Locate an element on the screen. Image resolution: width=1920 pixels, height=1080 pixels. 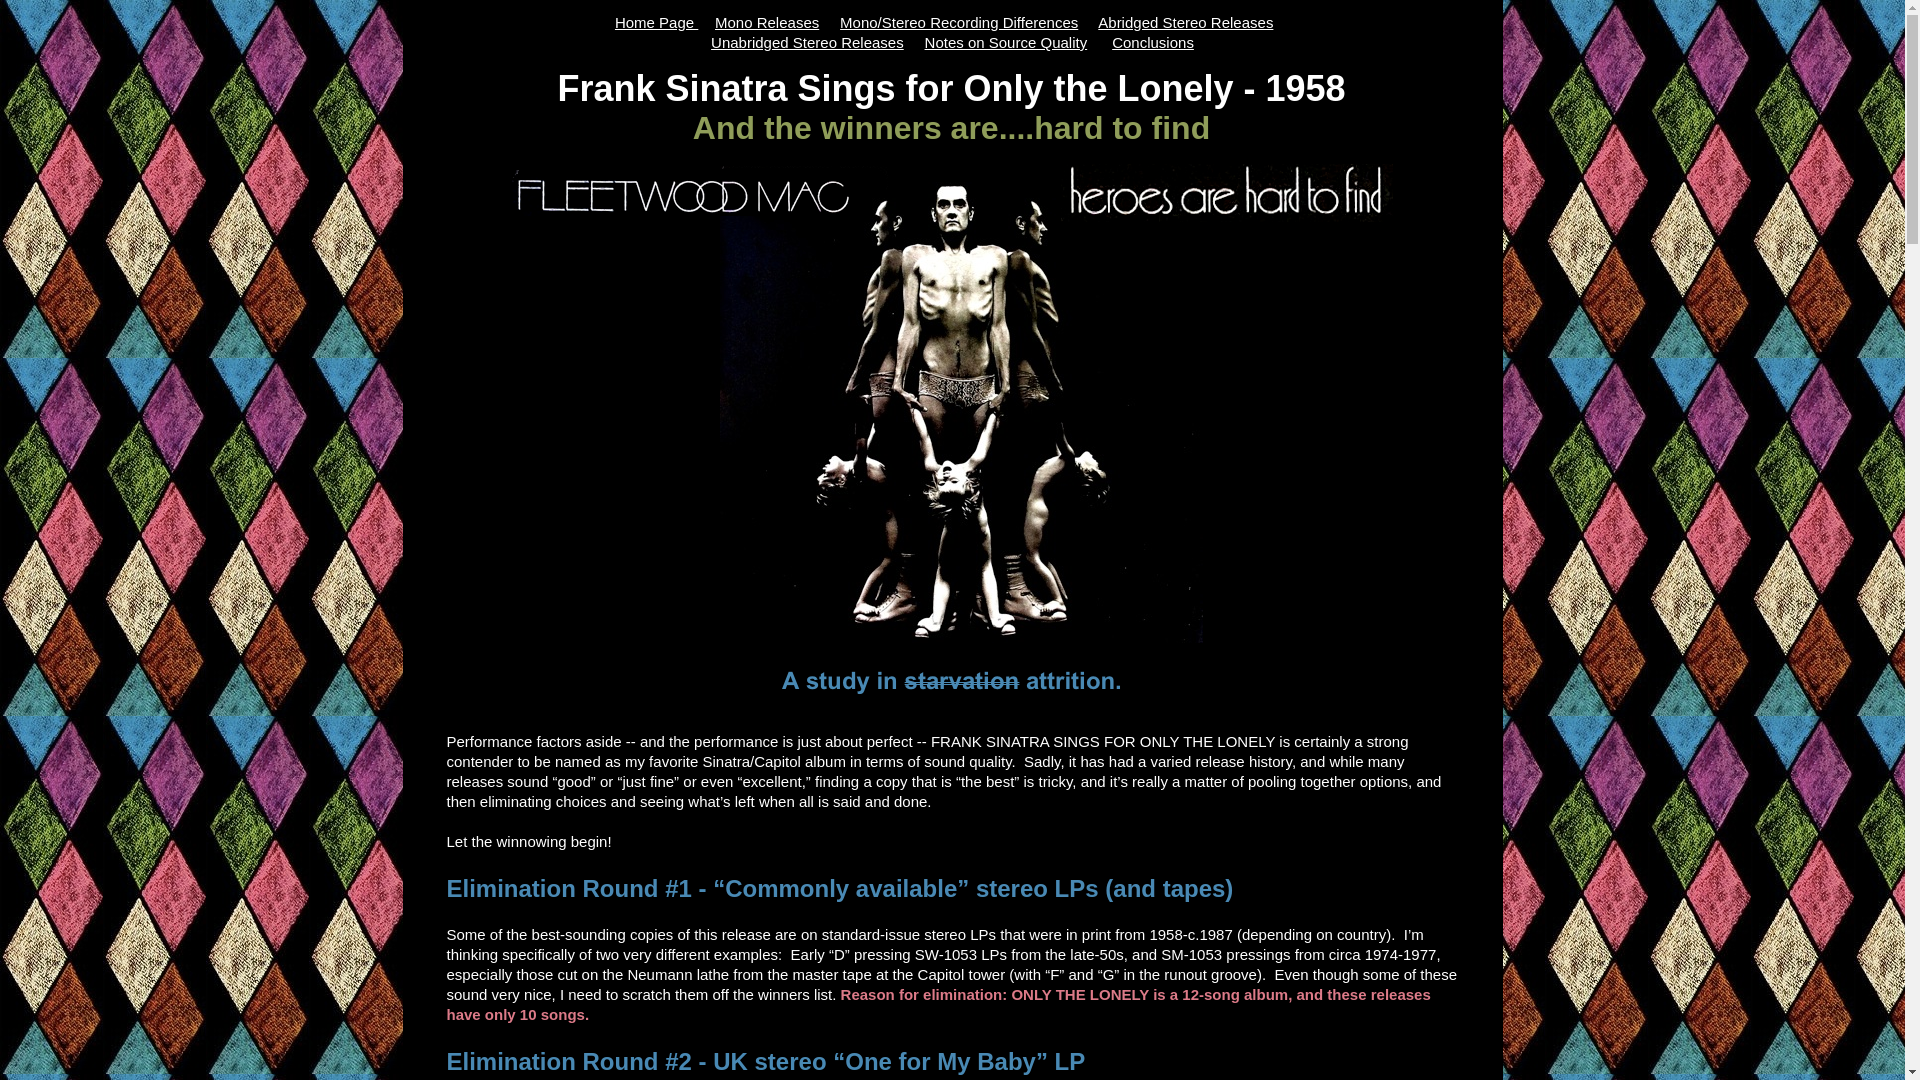
'Mono Releases' is located at coordinates (766, 22).